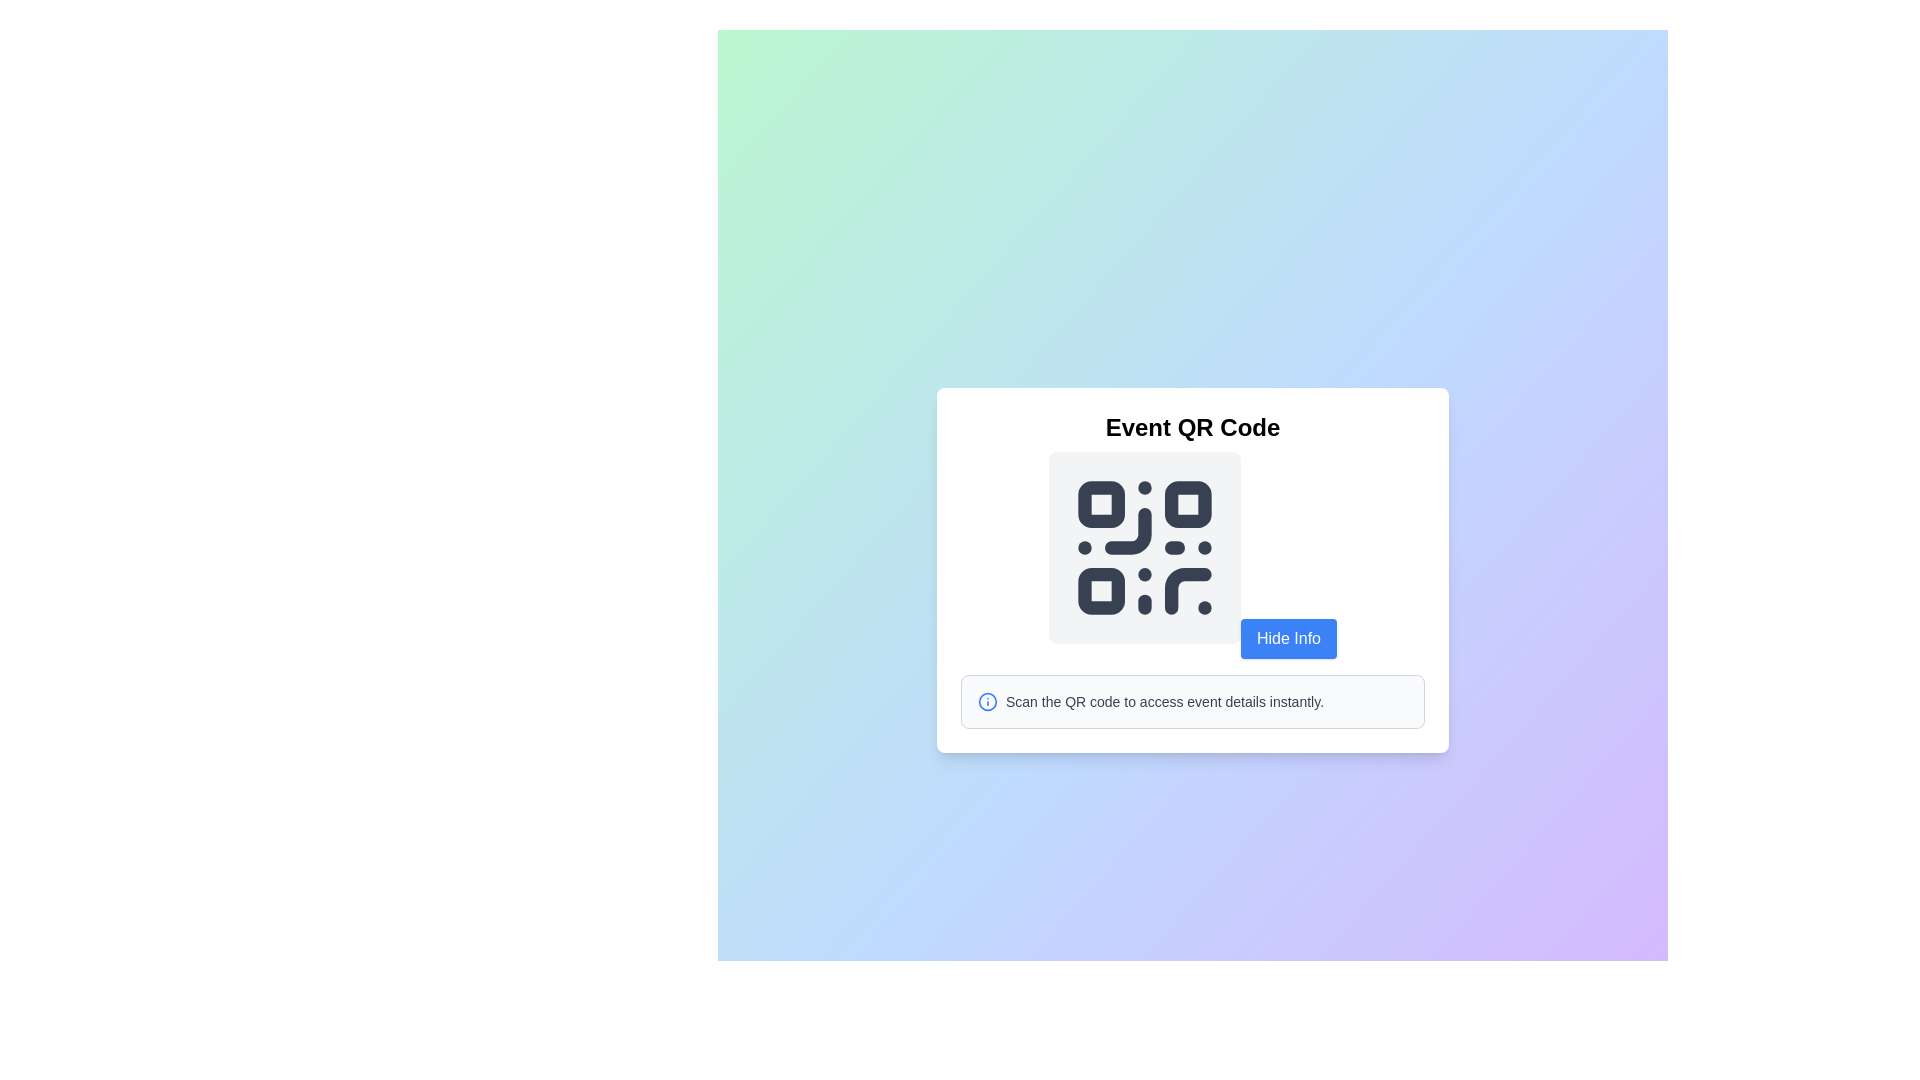 The width and height of the screenshot is (1920, 1080). Describe the element at coordinates (1100, 503) in the screenshot. I see `the Graphical QR code module located in the top-left corner of the QR code design matrix` at that location.